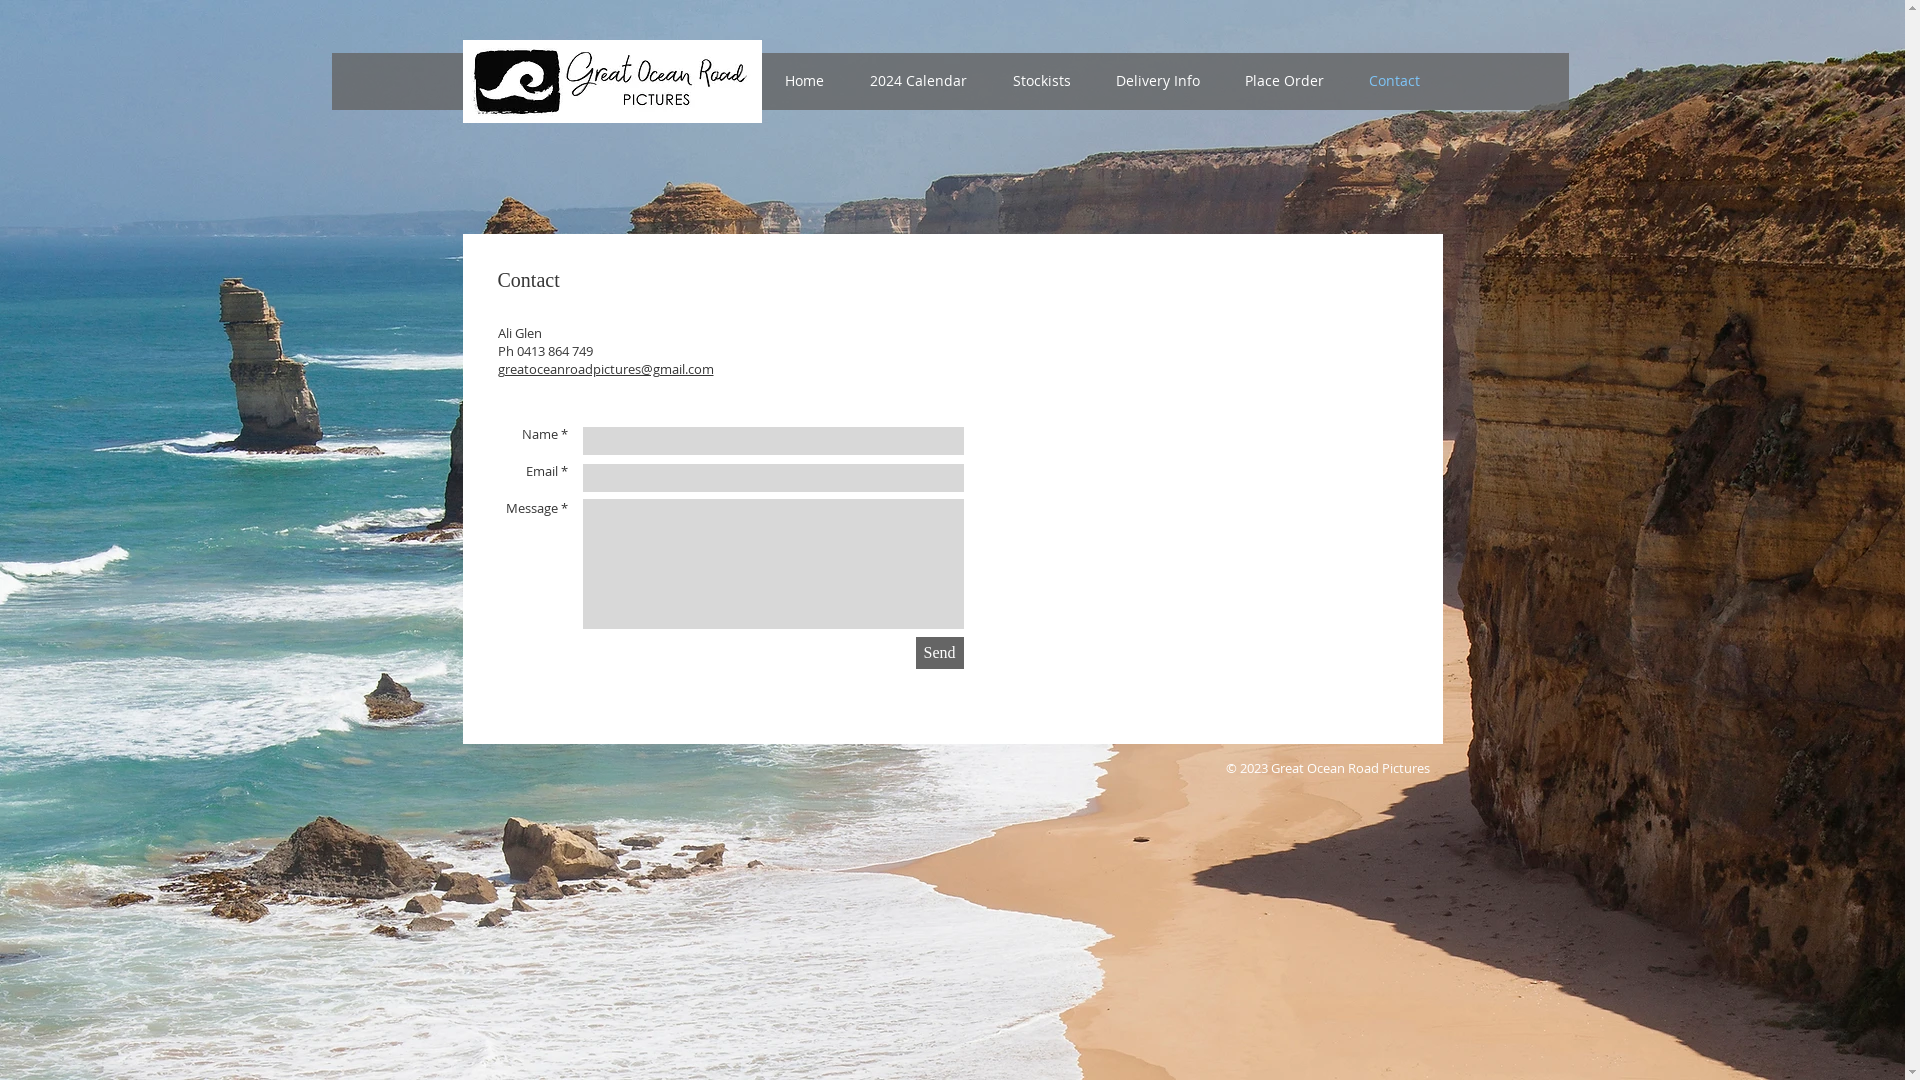 This screenshot has height=1080, width=1920. I want to click on 'Place Order', so click(1283, 80).